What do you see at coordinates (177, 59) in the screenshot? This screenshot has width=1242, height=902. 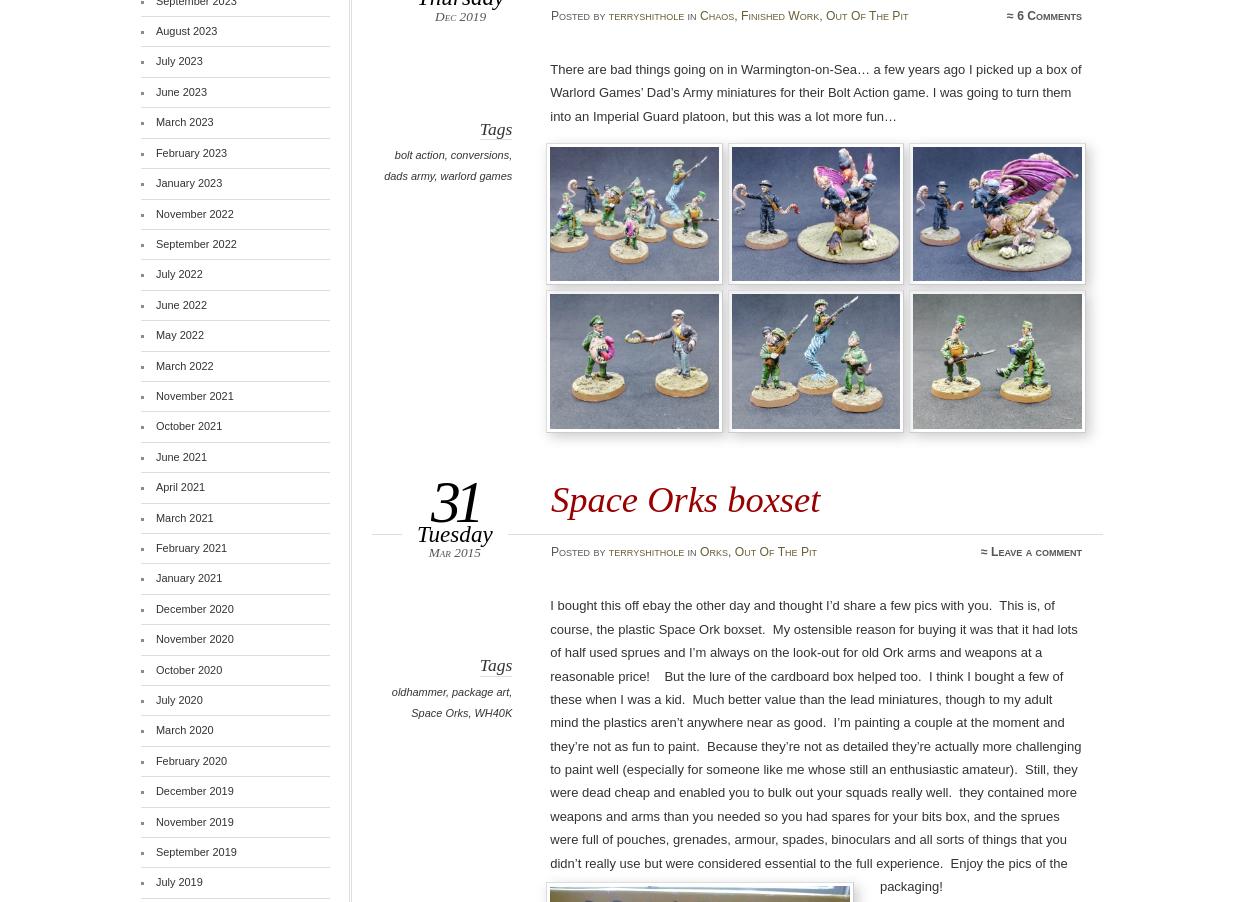 I see `'July 2023'` at bounding box center [177, 59].